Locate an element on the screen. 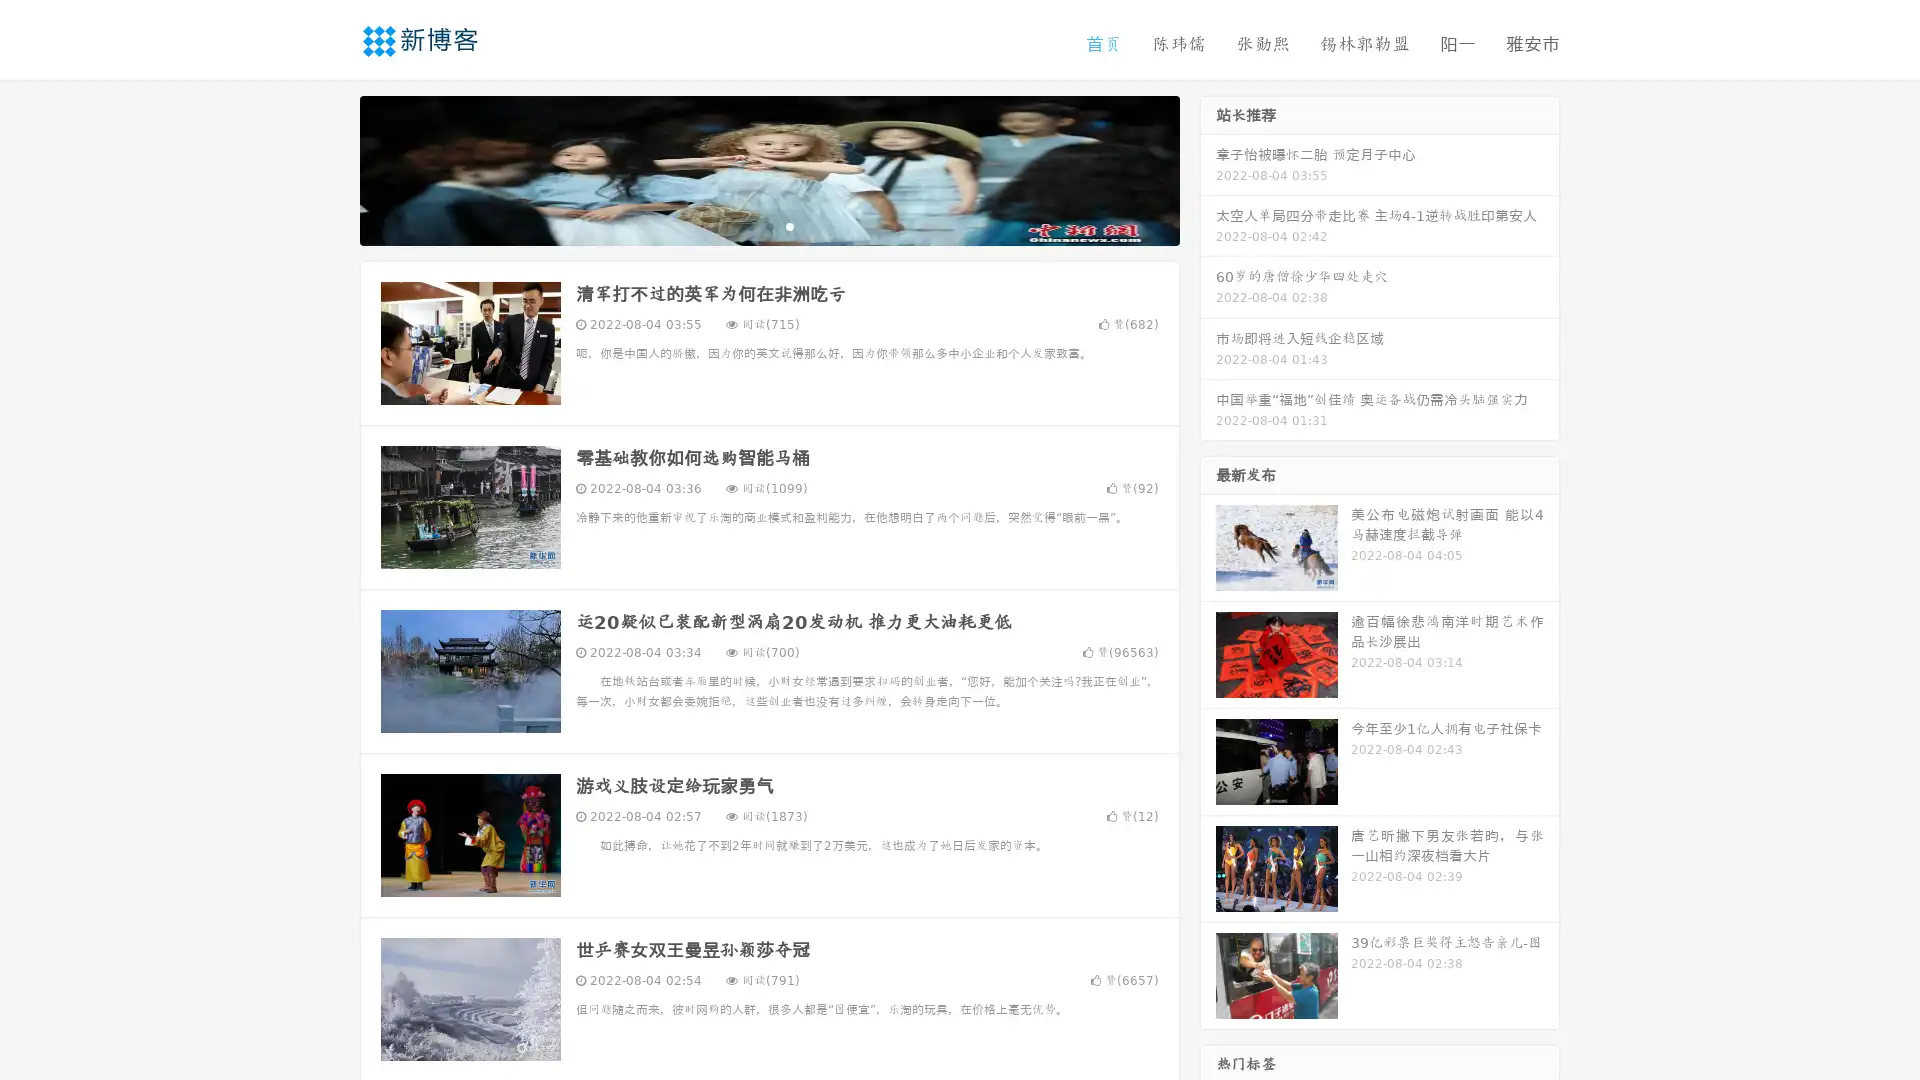 The width and height of the screenshot is (1920, 1080). Go to slide 3 is located at coordinates (789, 225).